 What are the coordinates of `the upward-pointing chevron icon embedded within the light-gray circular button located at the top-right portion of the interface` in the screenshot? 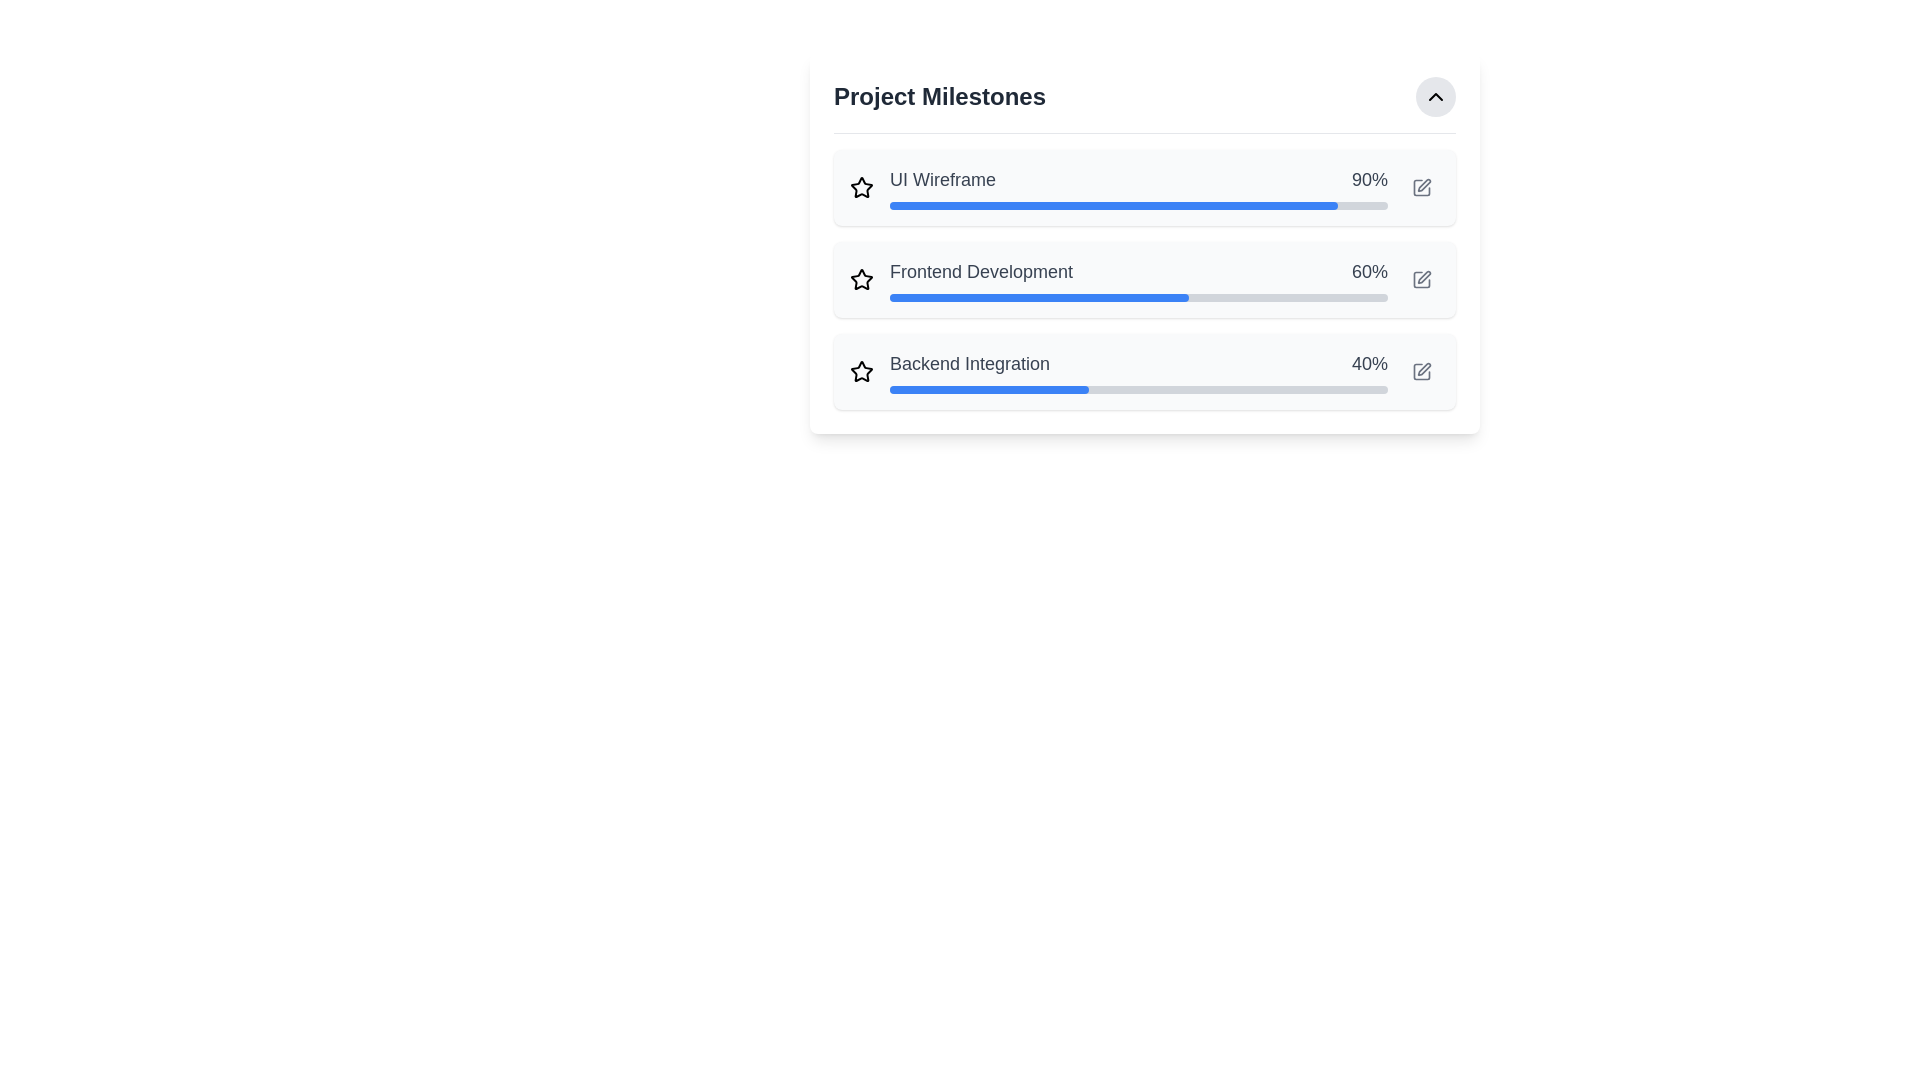 It's located at (1434, 96).